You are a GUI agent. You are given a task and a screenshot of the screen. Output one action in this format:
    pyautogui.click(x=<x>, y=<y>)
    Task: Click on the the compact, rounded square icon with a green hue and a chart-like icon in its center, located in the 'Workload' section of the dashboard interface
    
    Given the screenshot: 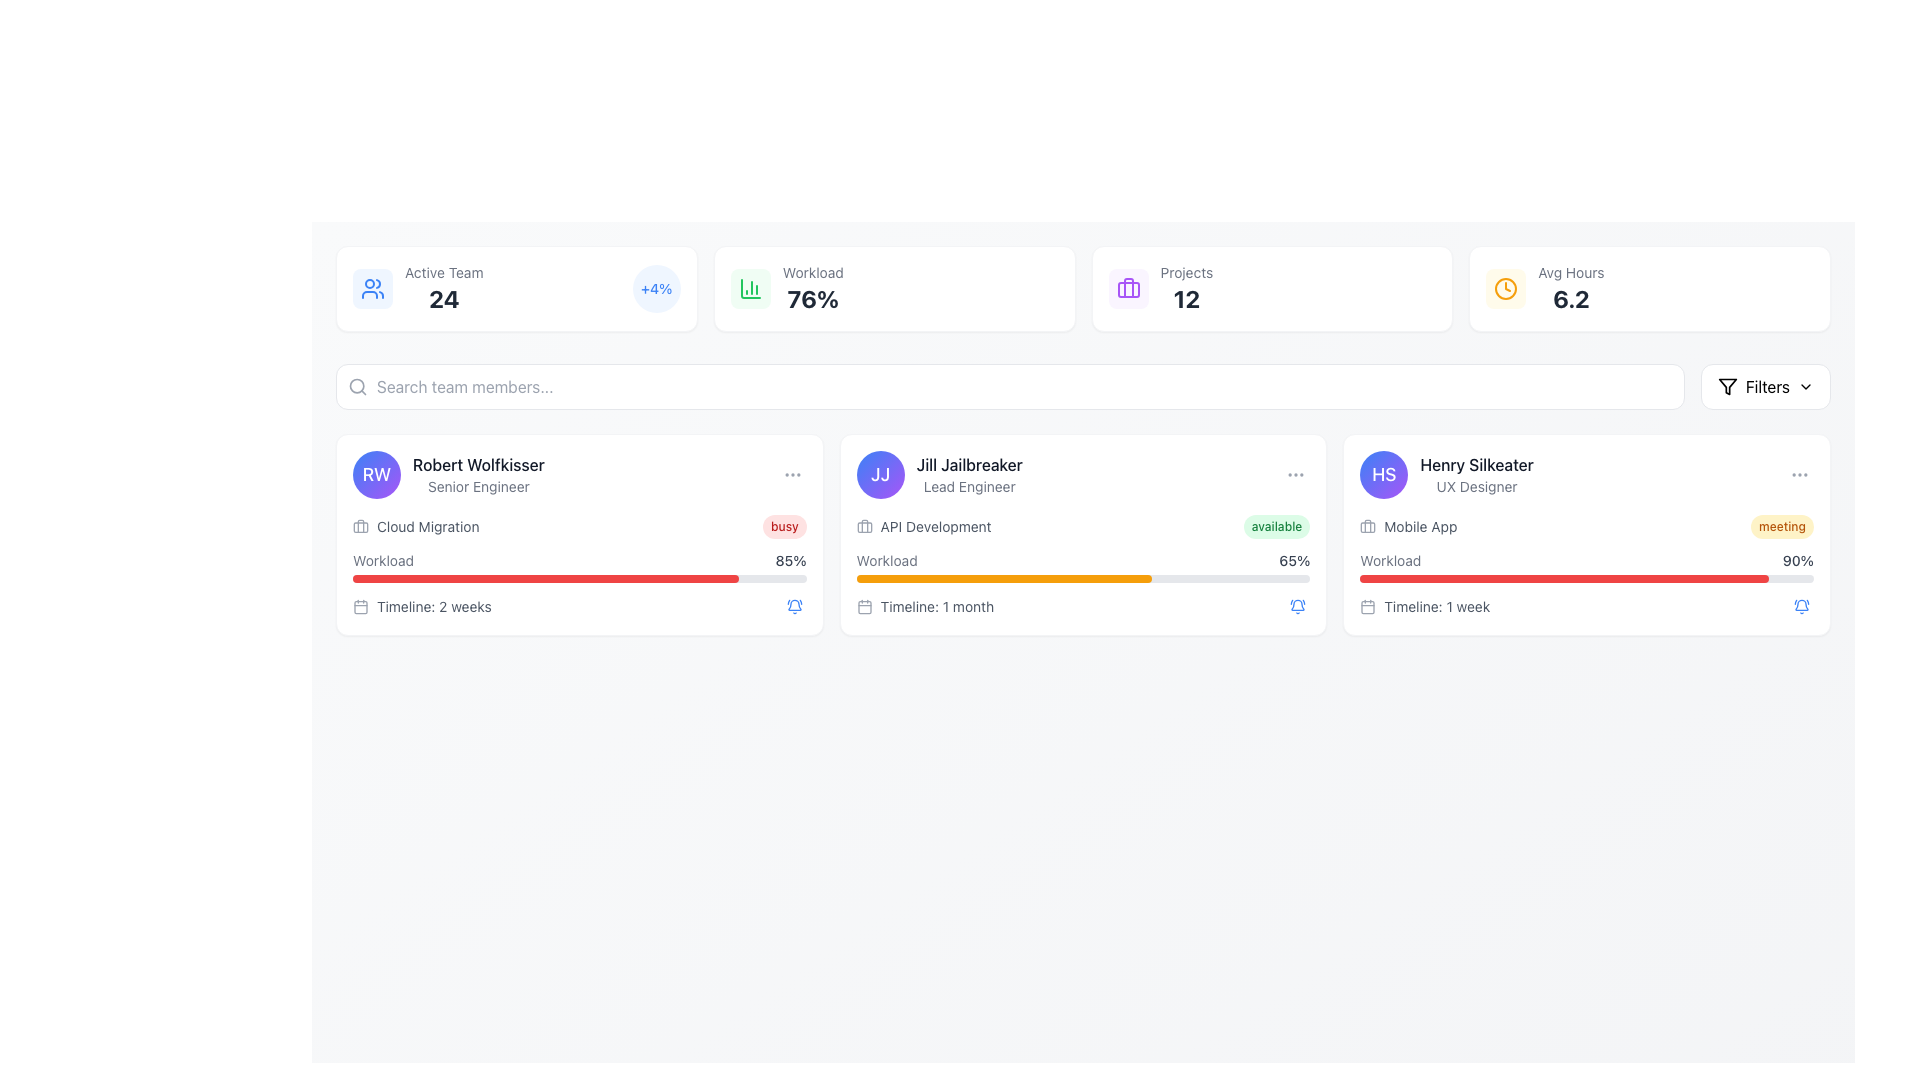 What is the action you would take?
    pyautogui.click(x=749, y=289)
    